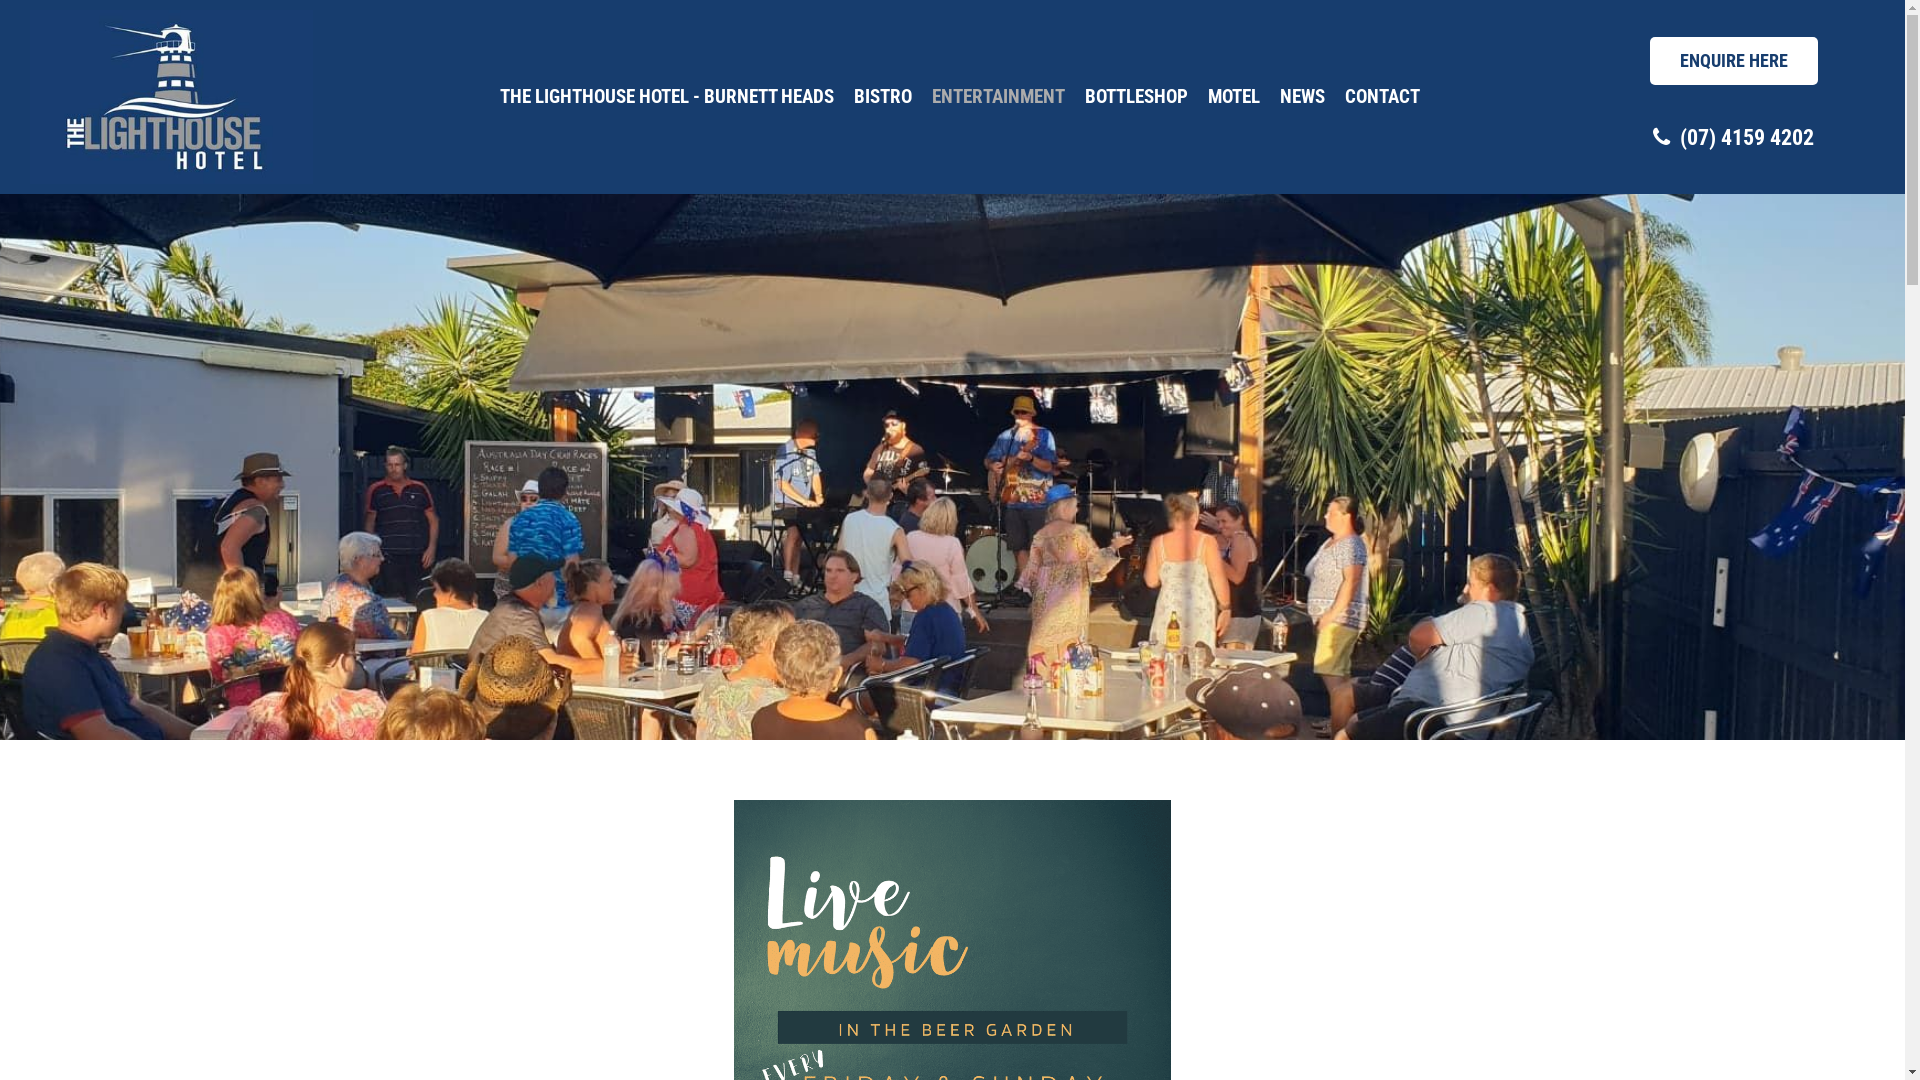  What do you see at coordinates (1232, 96) in the screenshot?
I see `'MOTEL'` at bounding box center [1232, 96].